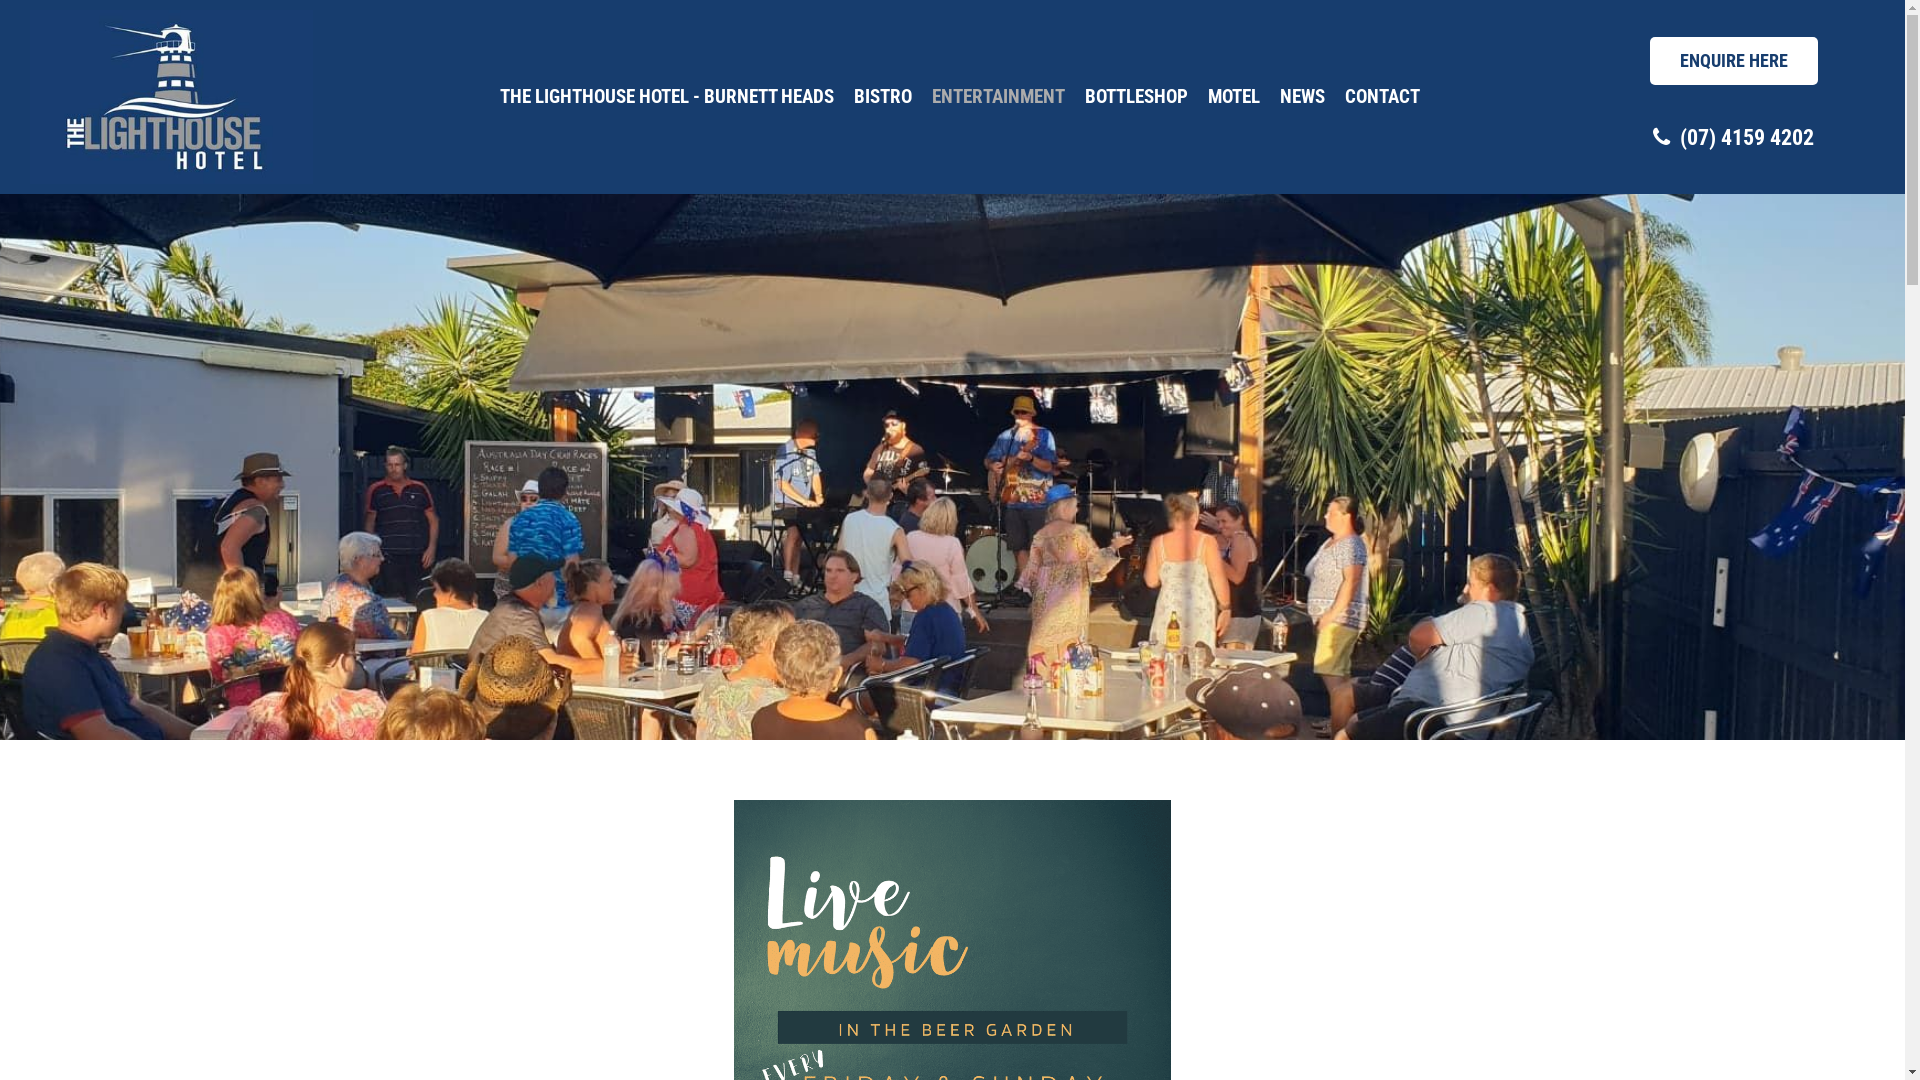  What do you see at coordinates (1232, 96) in the screenshot?
I see `'MOTEL'` at bounding box center [1232, 96].